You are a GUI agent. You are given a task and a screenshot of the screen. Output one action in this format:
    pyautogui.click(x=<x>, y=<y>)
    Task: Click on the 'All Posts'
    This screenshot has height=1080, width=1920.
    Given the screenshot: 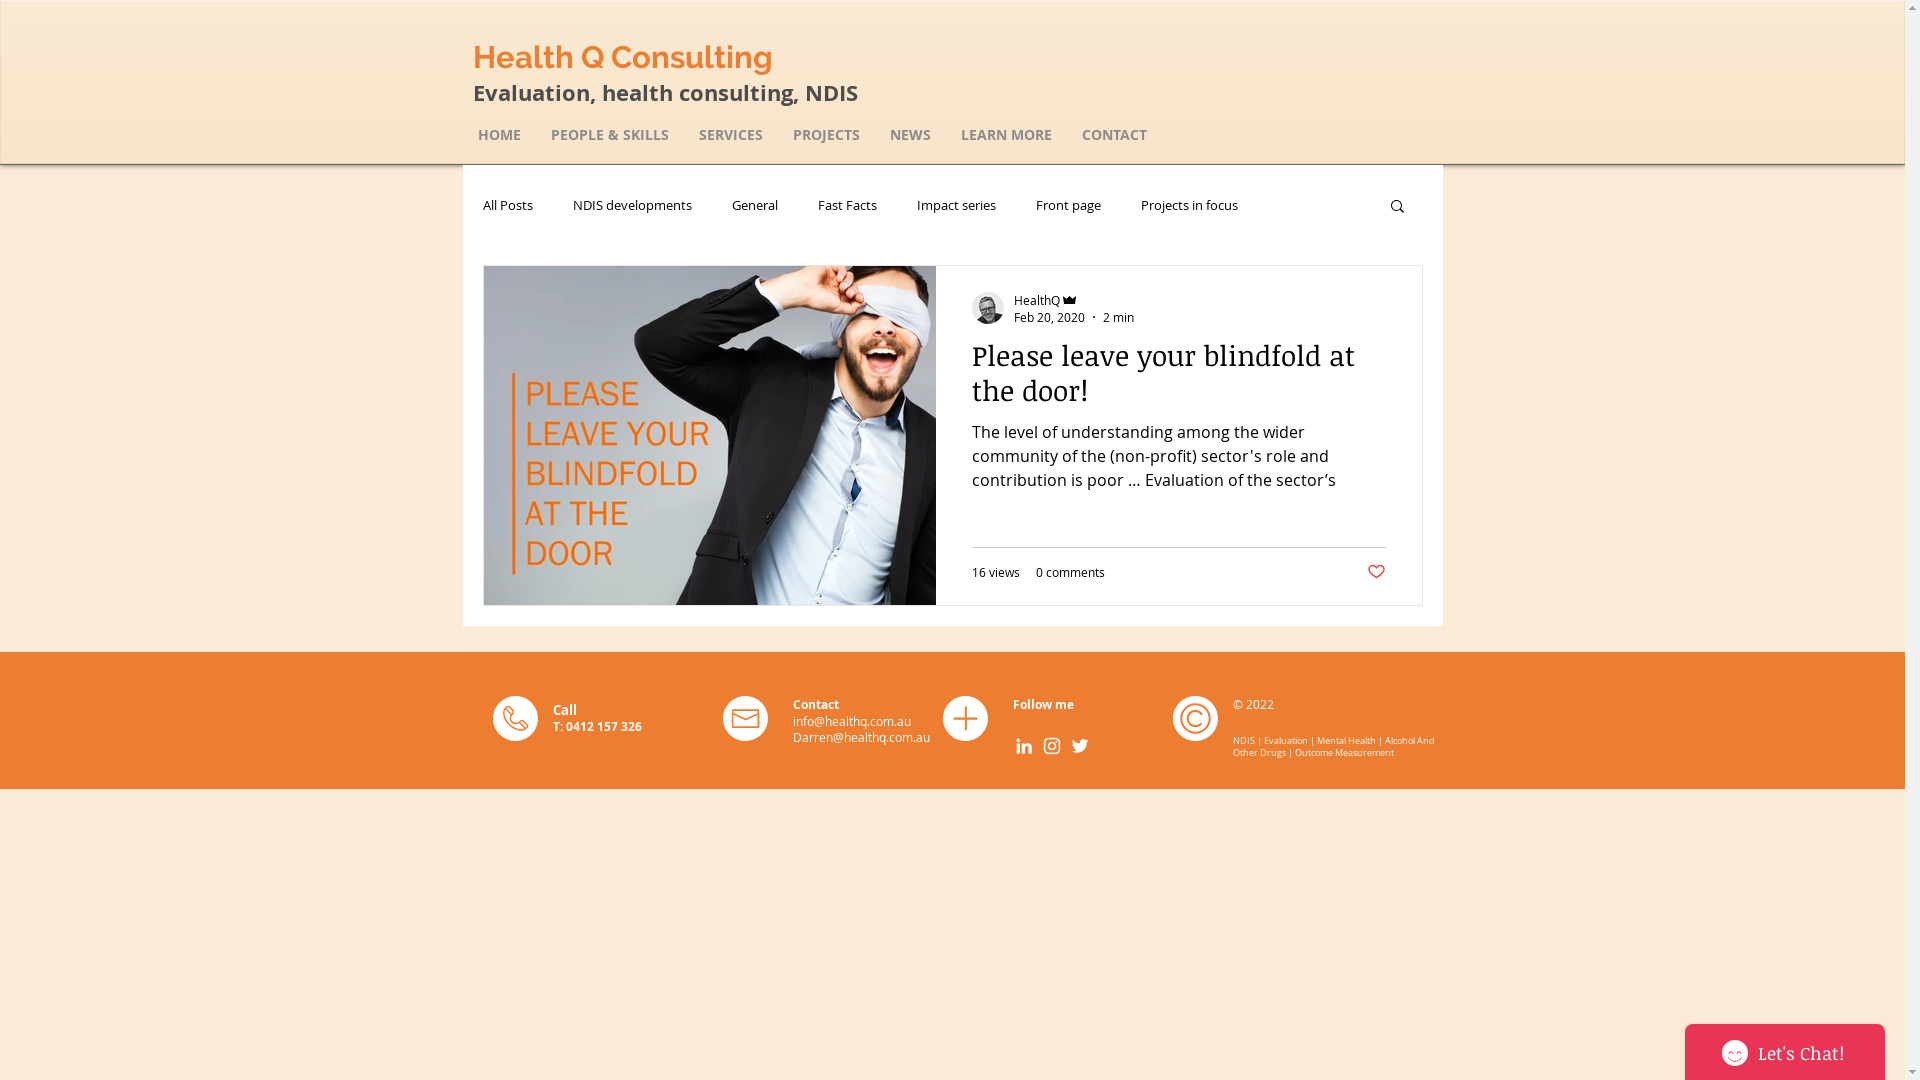 What is the action you would take?
    pyautogui.click(x=507, y=204)
    